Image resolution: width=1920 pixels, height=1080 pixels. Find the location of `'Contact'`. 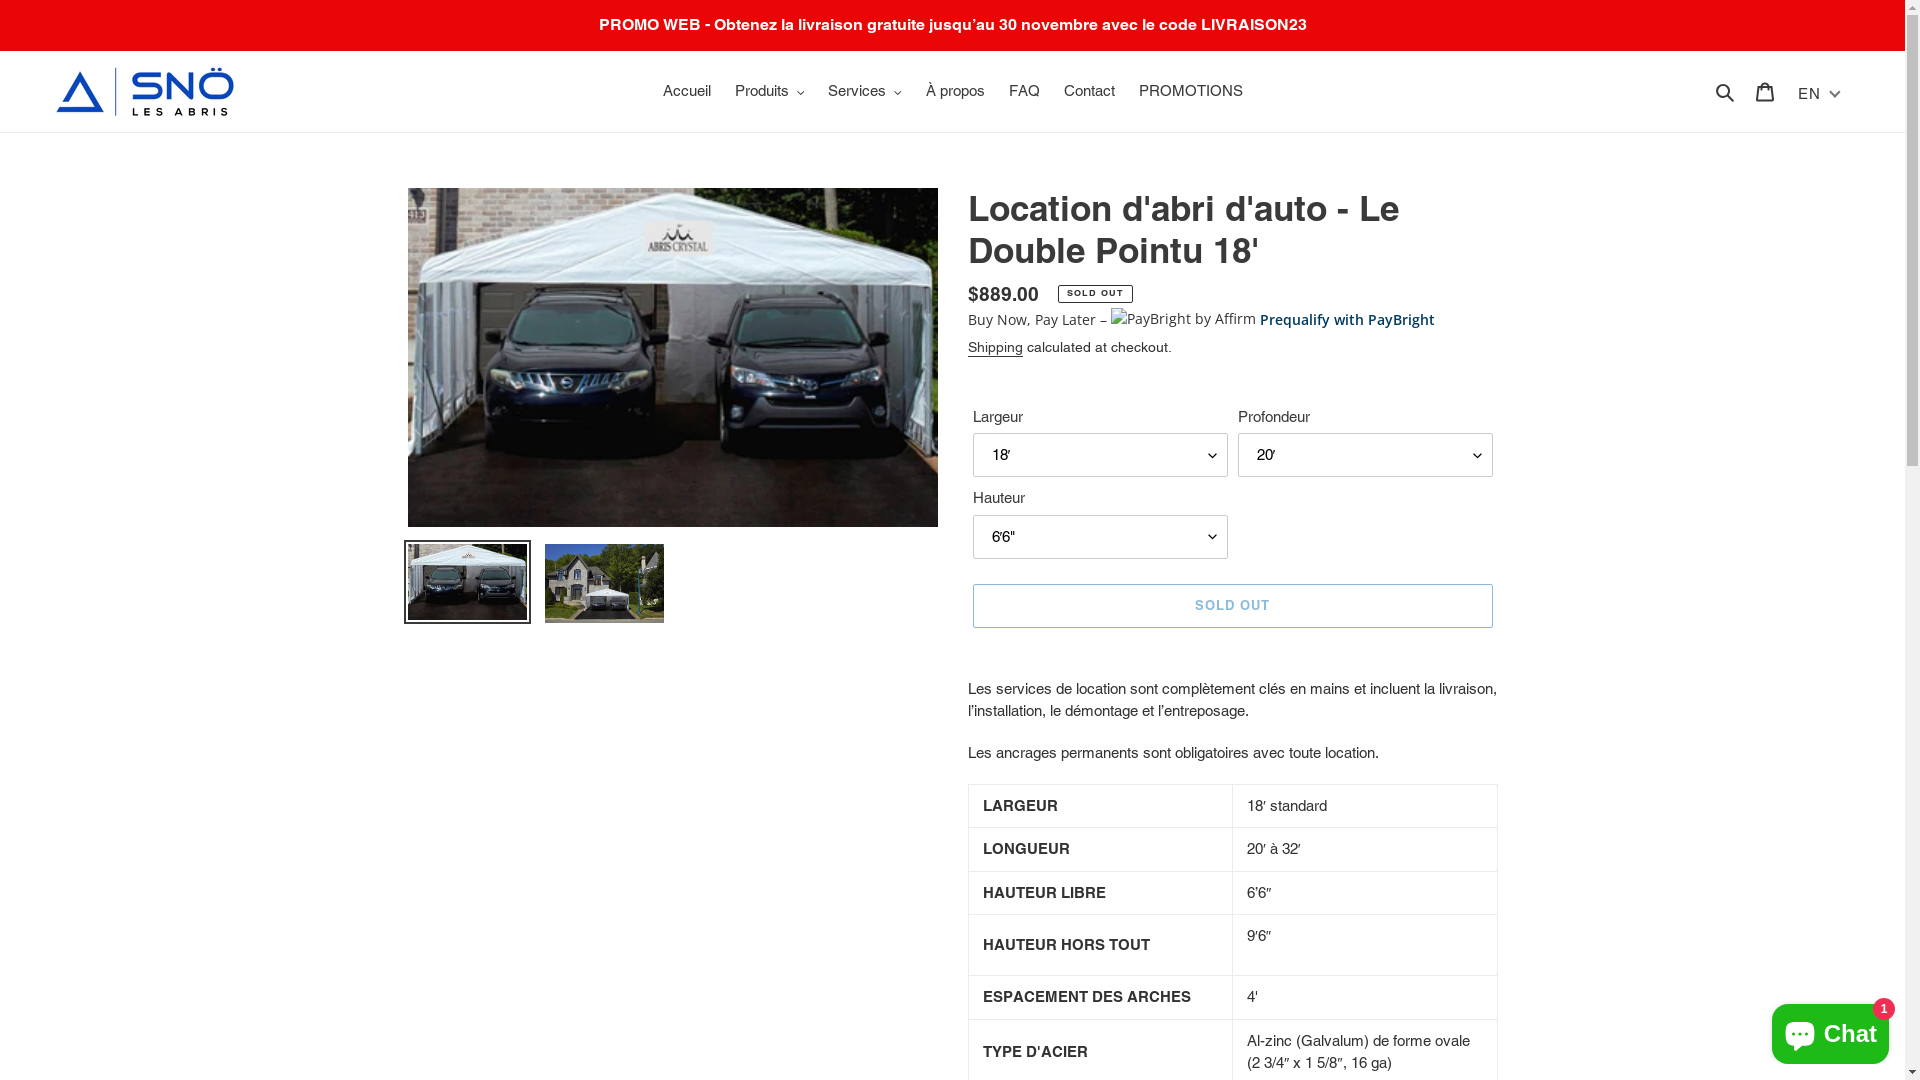

'Contact' is located at coordinates (1088, 91).